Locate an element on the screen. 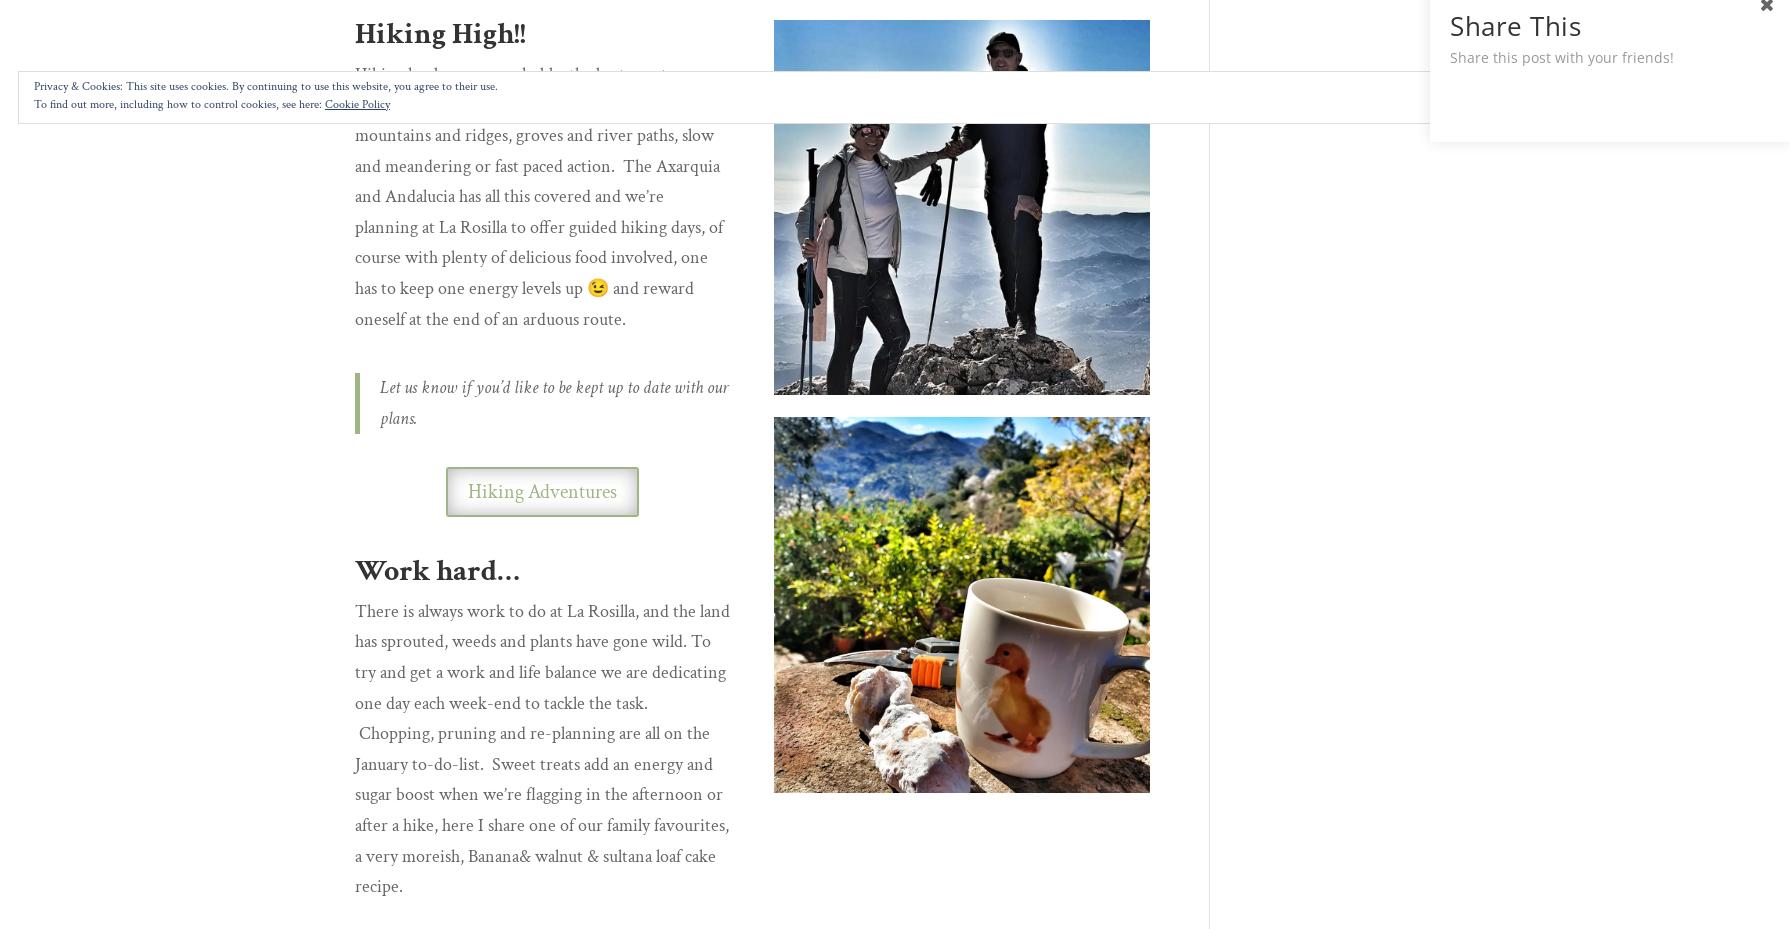 This screenshot has width=1790, height=929. 'Hiking has become our hobby the best way to explore this outstanding area of natural beauty, high mountains and ridges, groves and river paths, slow and meandering or fast paced action.  The Axarquia and Andalucia has all this covered and we’re planning at La Rosilla to offer guided hiking days, of course with plenty of delicious food involved, one has to keep one energy levels up 😉 and reward oneself at the end of an arduous route.' is located at coordinates (354, 195).